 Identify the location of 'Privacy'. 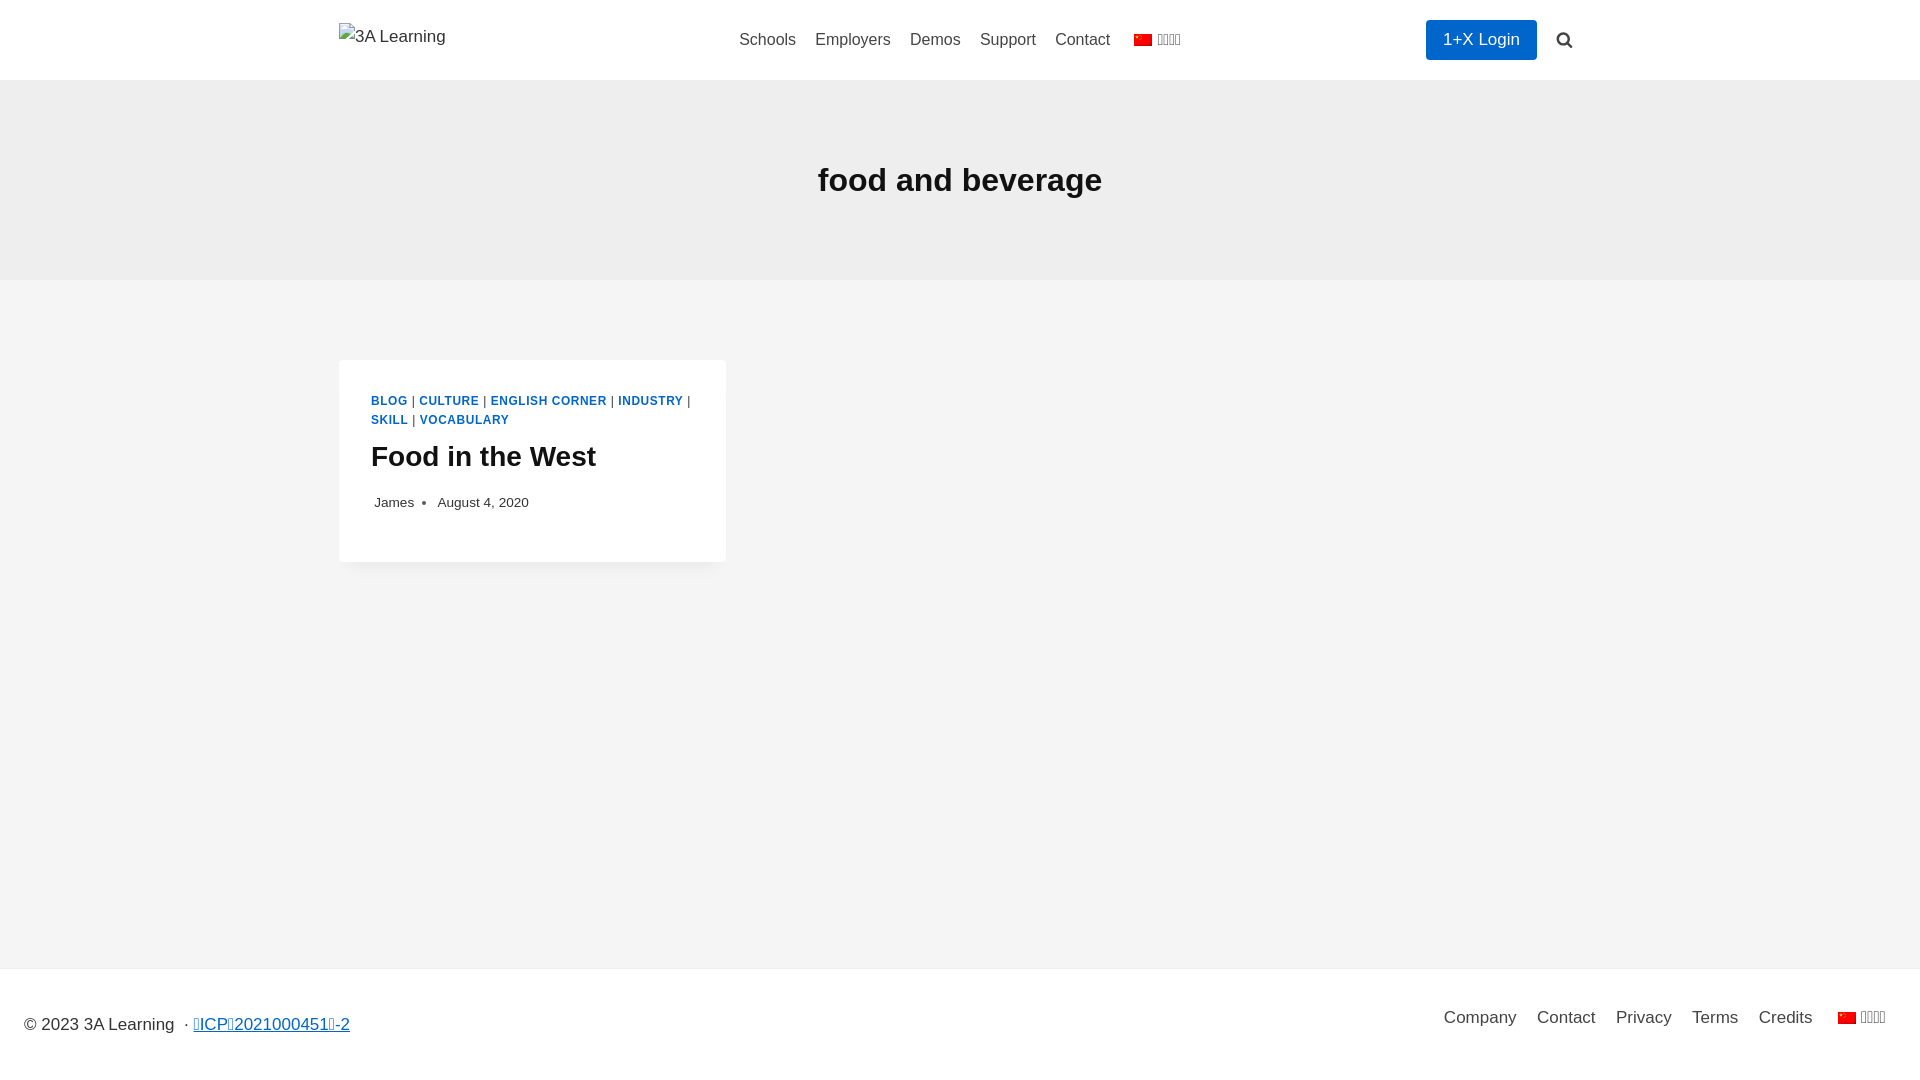
(1606, 1017).